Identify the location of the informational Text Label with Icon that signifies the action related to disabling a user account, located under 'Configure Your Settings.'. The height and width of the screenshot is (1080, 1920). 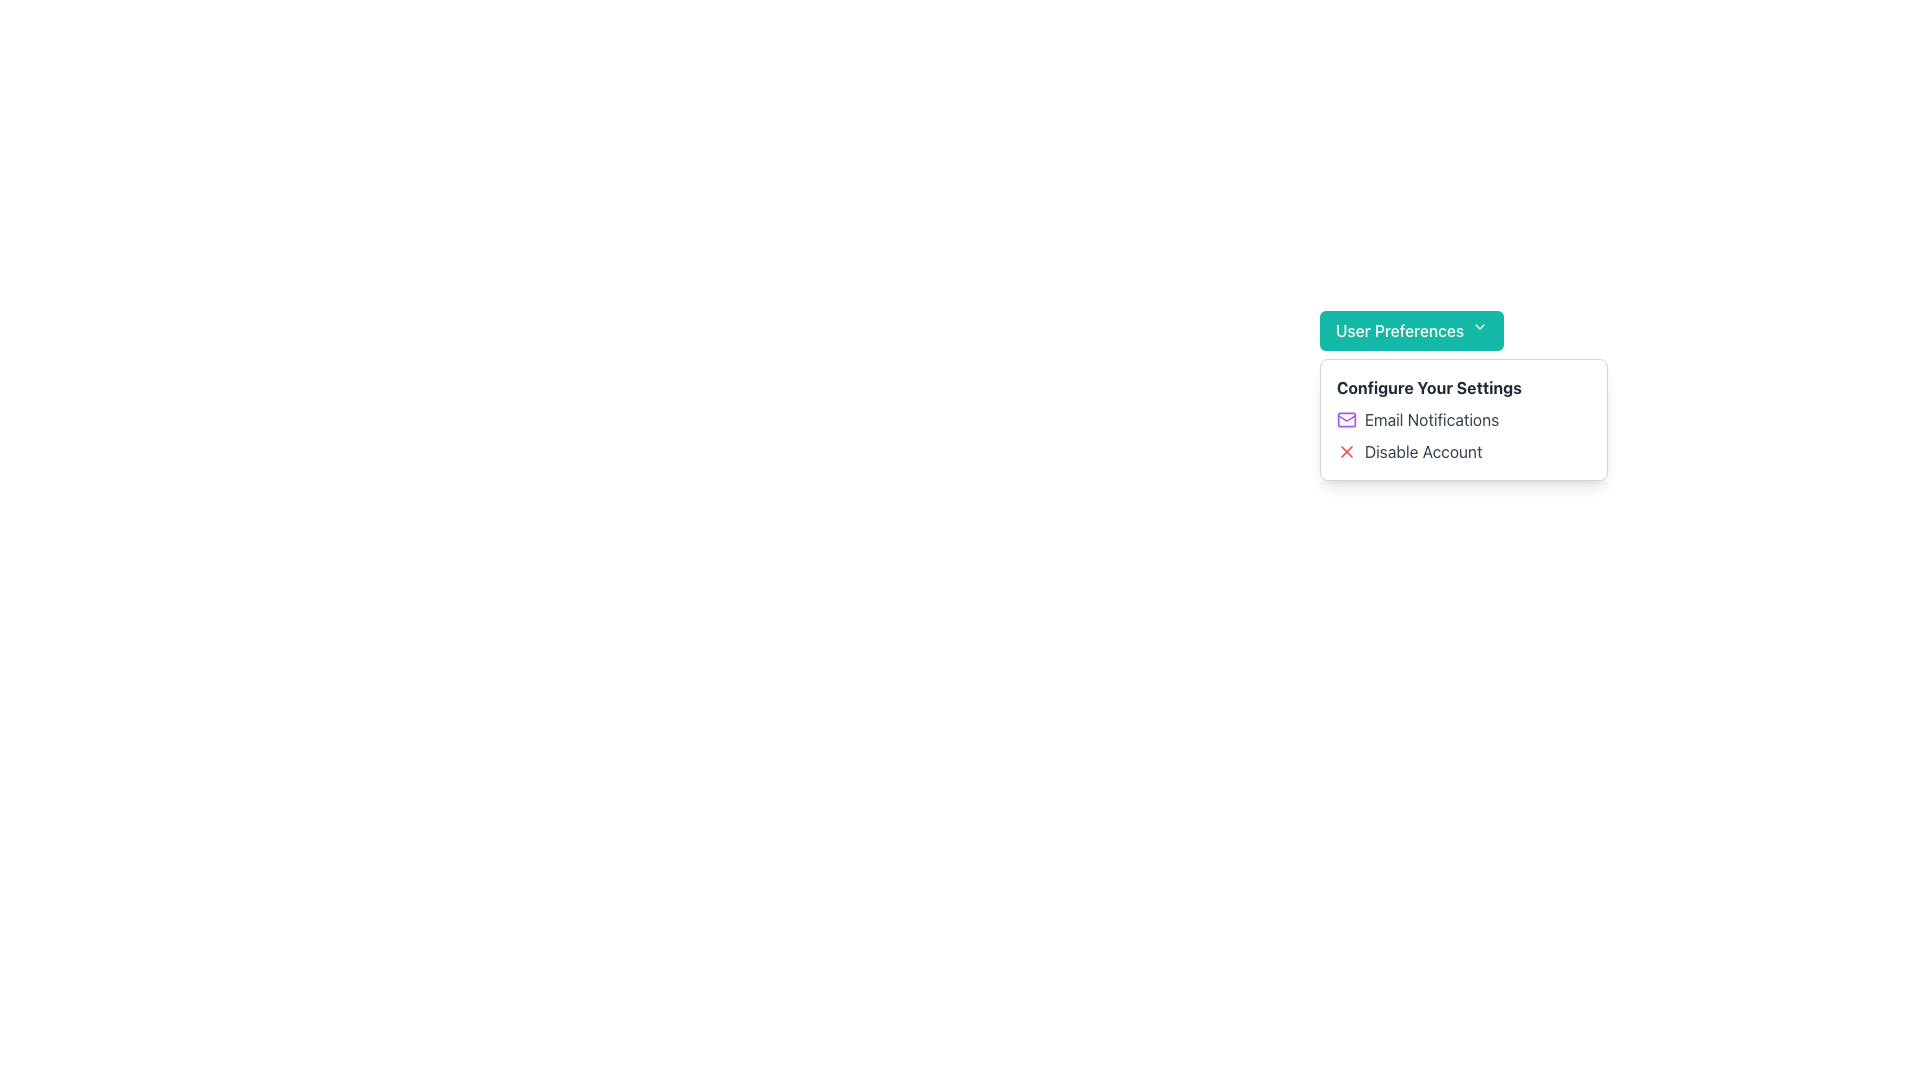
(1463, 451).